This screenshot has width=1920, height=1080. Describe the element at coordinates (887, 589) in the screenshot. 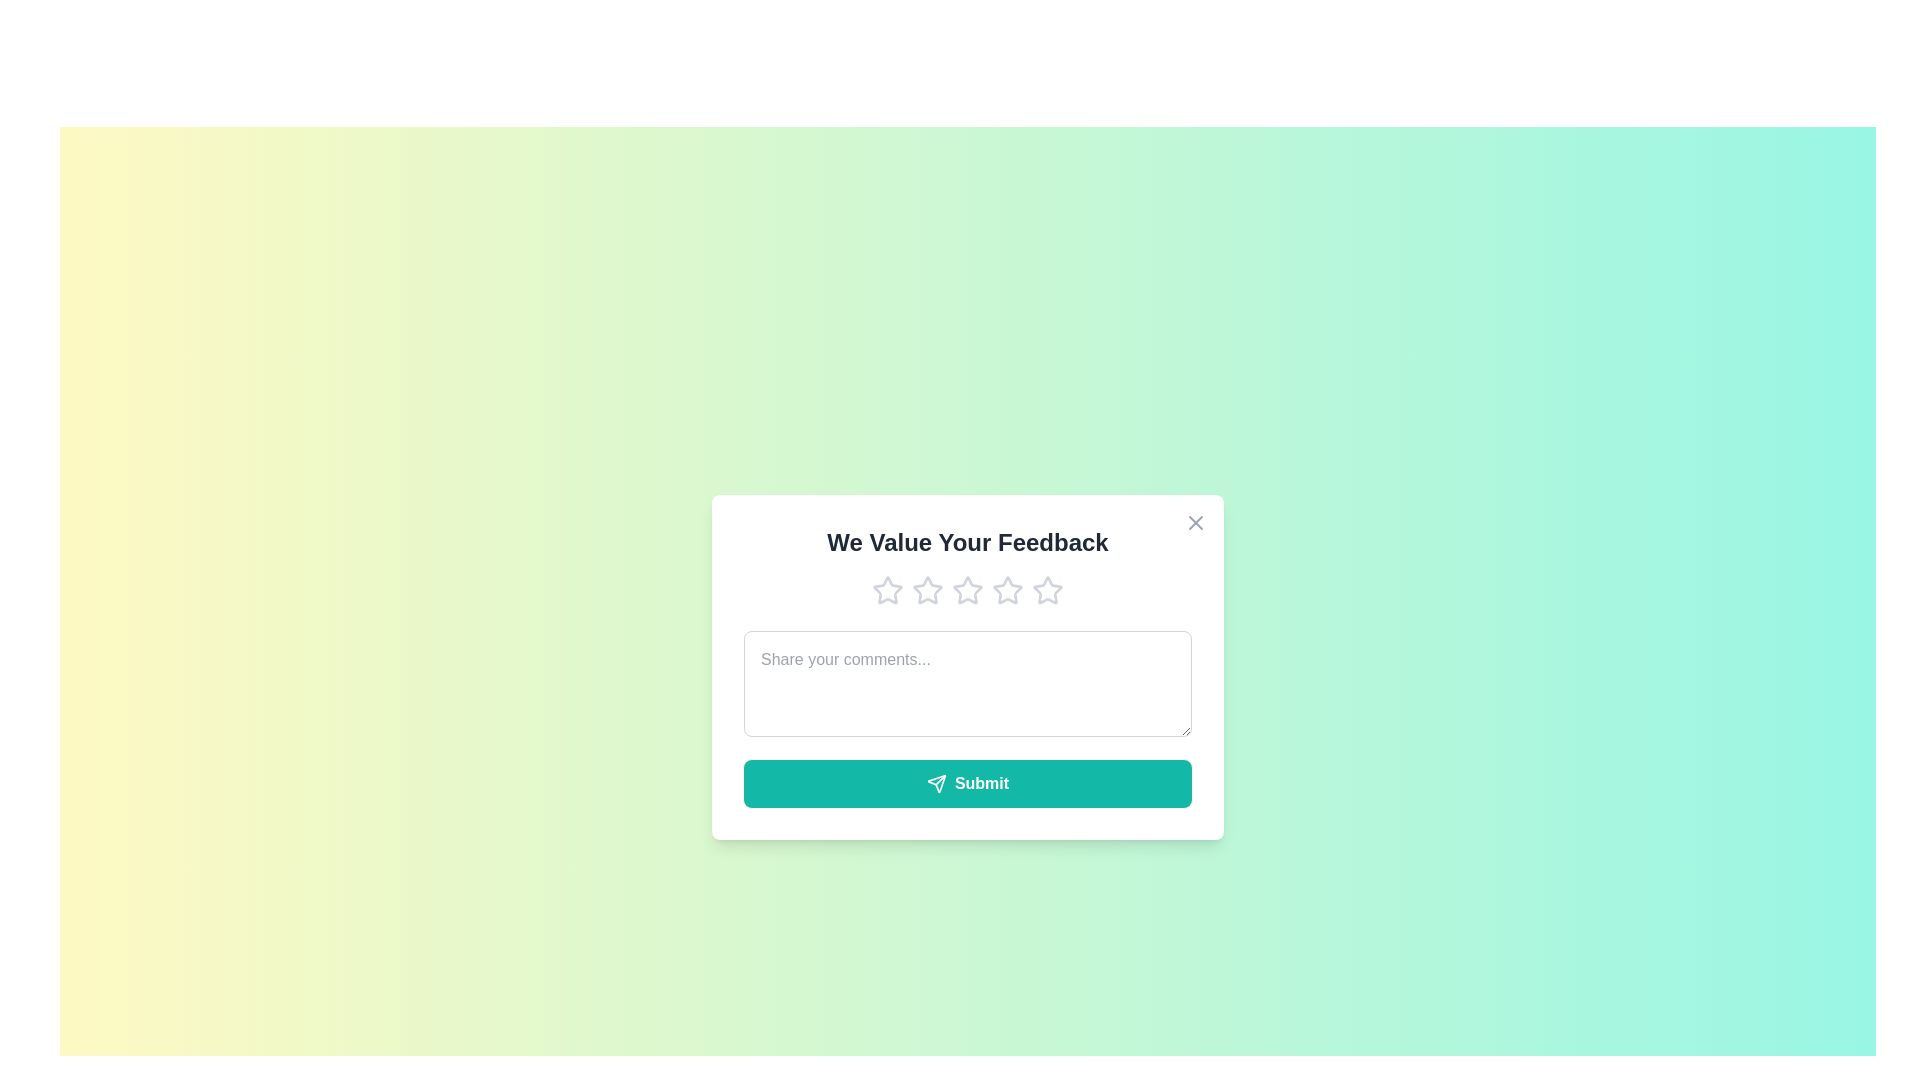

I see `the feedback rating to 1 stars by clicking on the corresponding star` at that location.